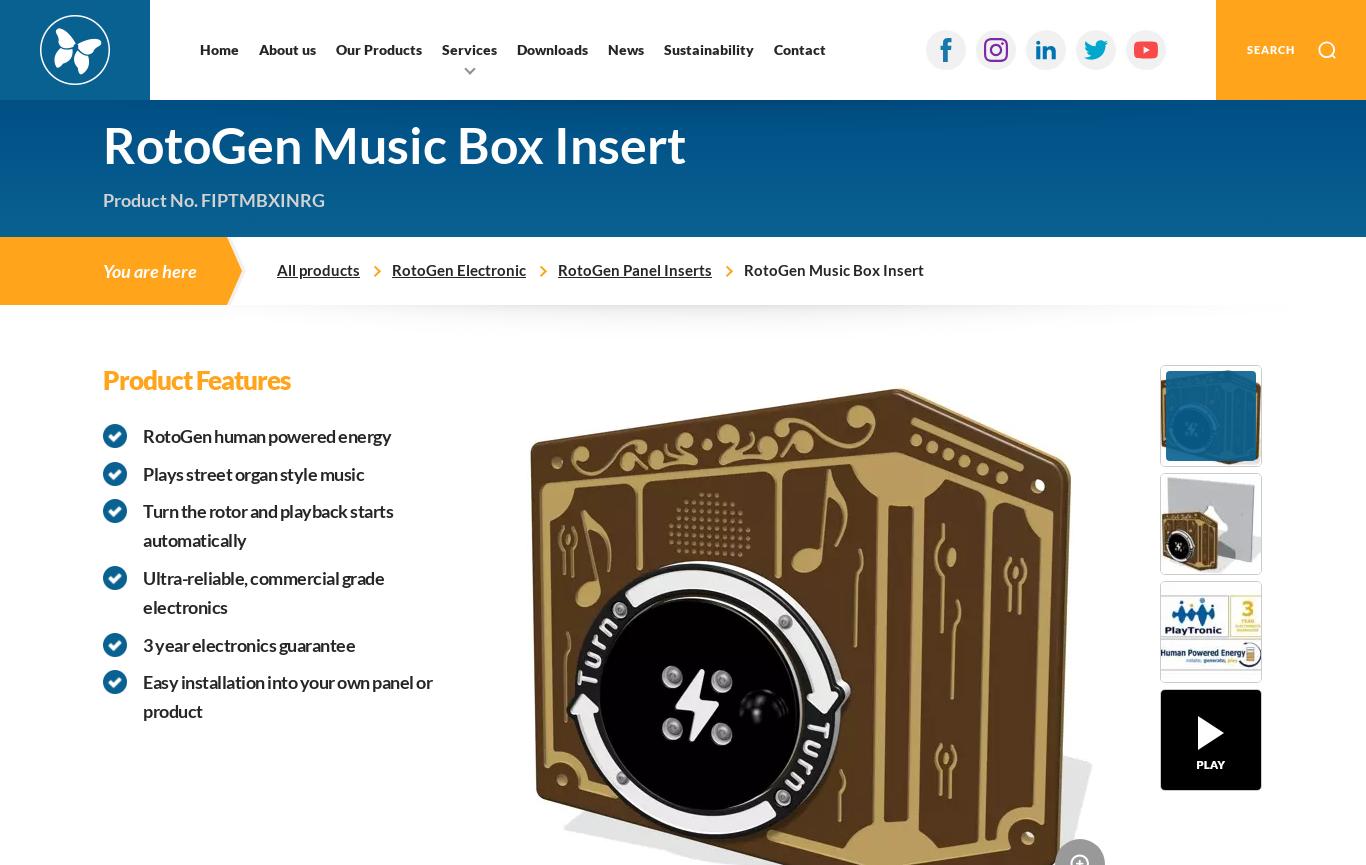 This screenshot has width=1366, height=865. Describe the element at coordinates (142, 524) in the screenshot. I see `'Turn the rotor and playback starts automatically'` at that location.